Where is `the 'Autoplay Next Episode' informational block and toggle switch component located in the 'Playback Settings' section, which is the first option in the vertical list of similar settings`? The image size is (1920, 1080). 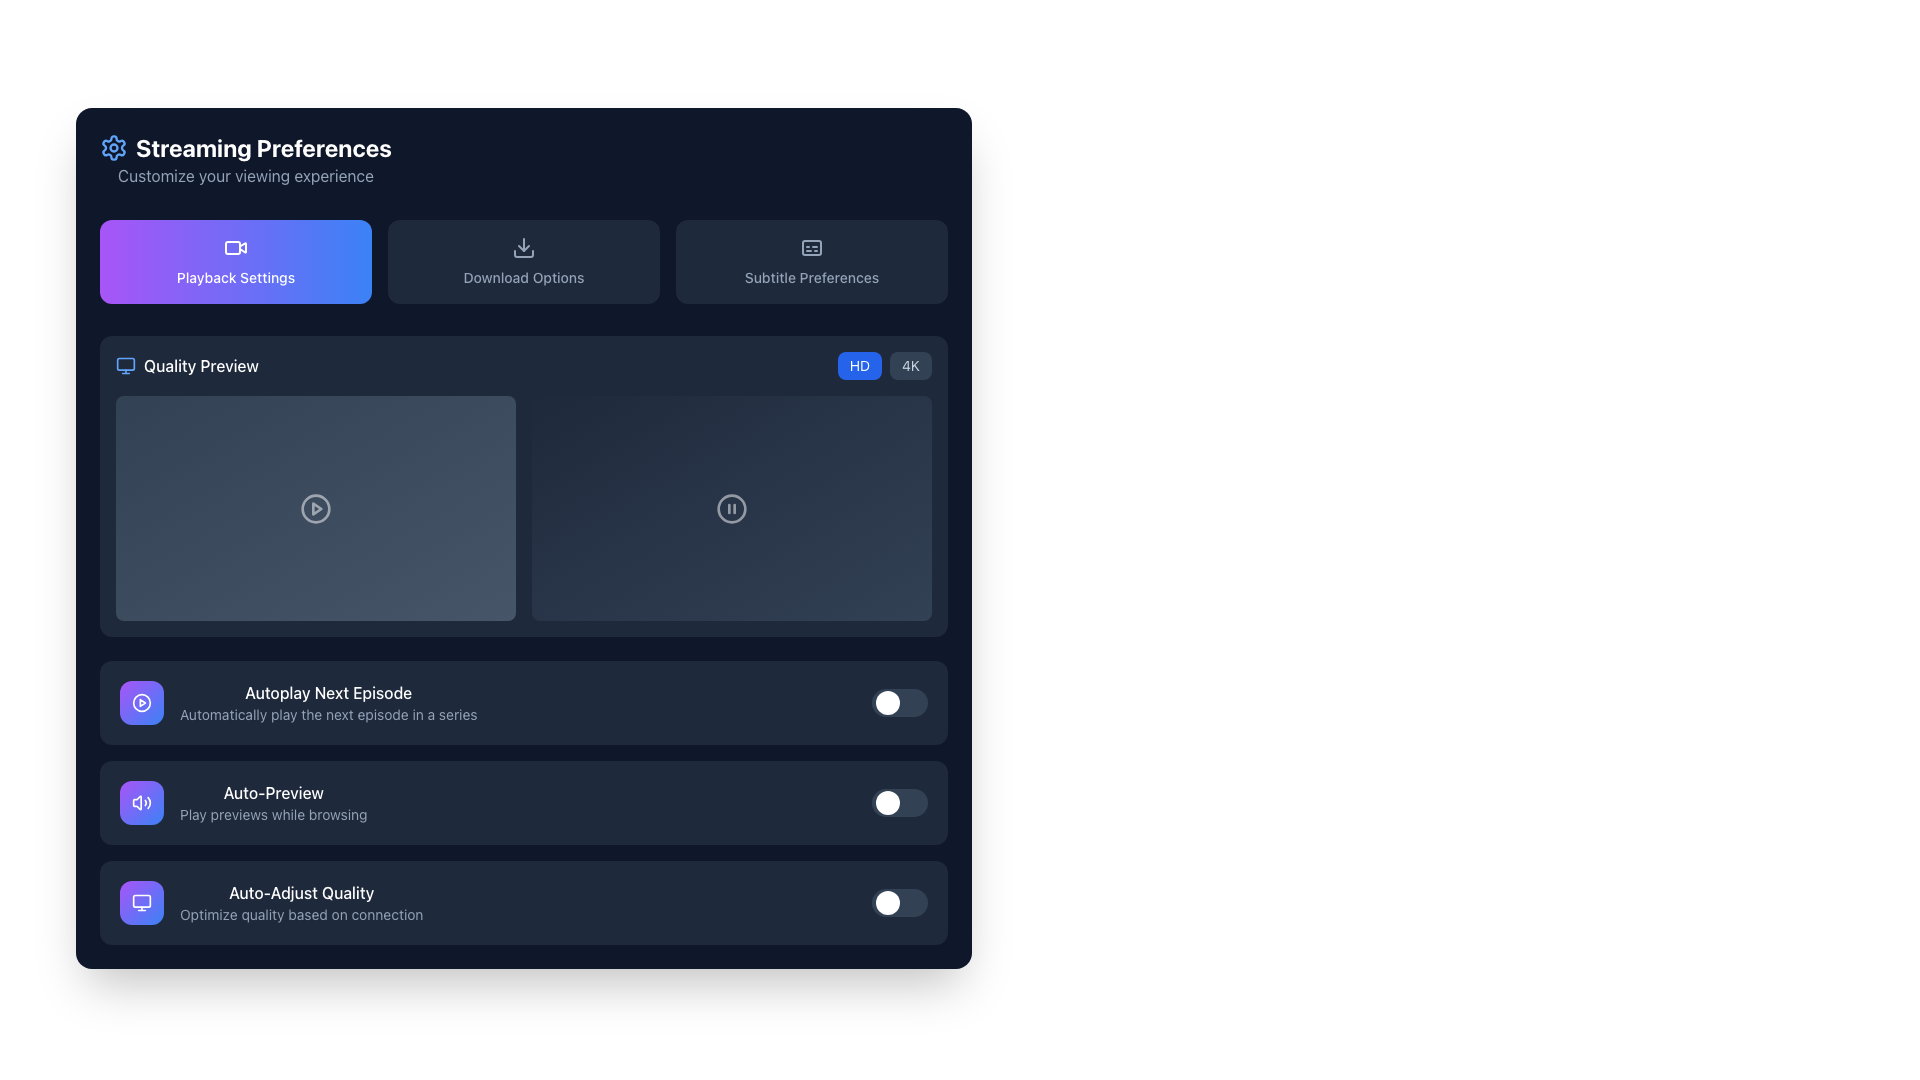
the 'Autoplay Next Episode' informational block and toggle switch component located in the 'Playback Settings' section, which is the first option in the vertical list of similar settings is located at coordinates (297, 701).